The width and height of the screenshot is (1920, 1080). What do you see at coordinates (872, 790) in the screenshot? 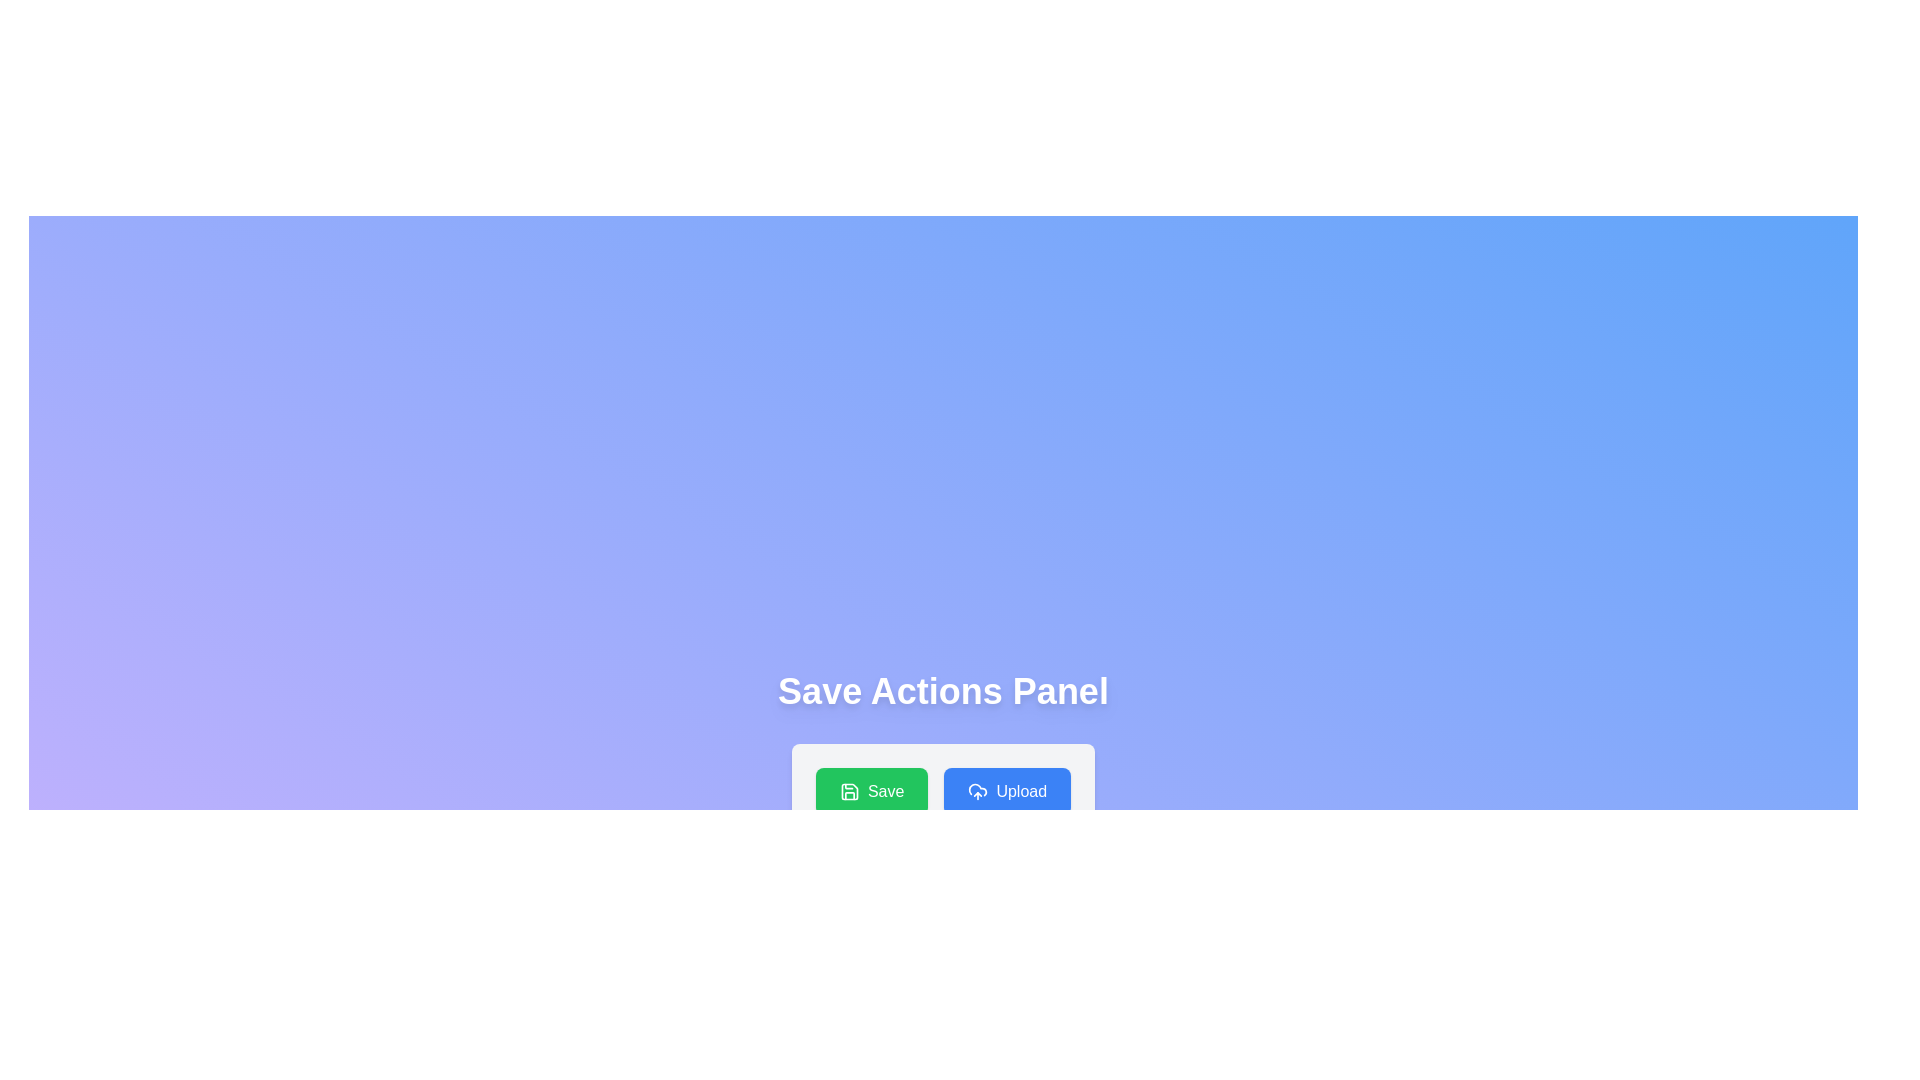
I see `the green 'Save' button with a white save icon, located in the 'Save Actions Panel'` at bounding box center [872, 790].